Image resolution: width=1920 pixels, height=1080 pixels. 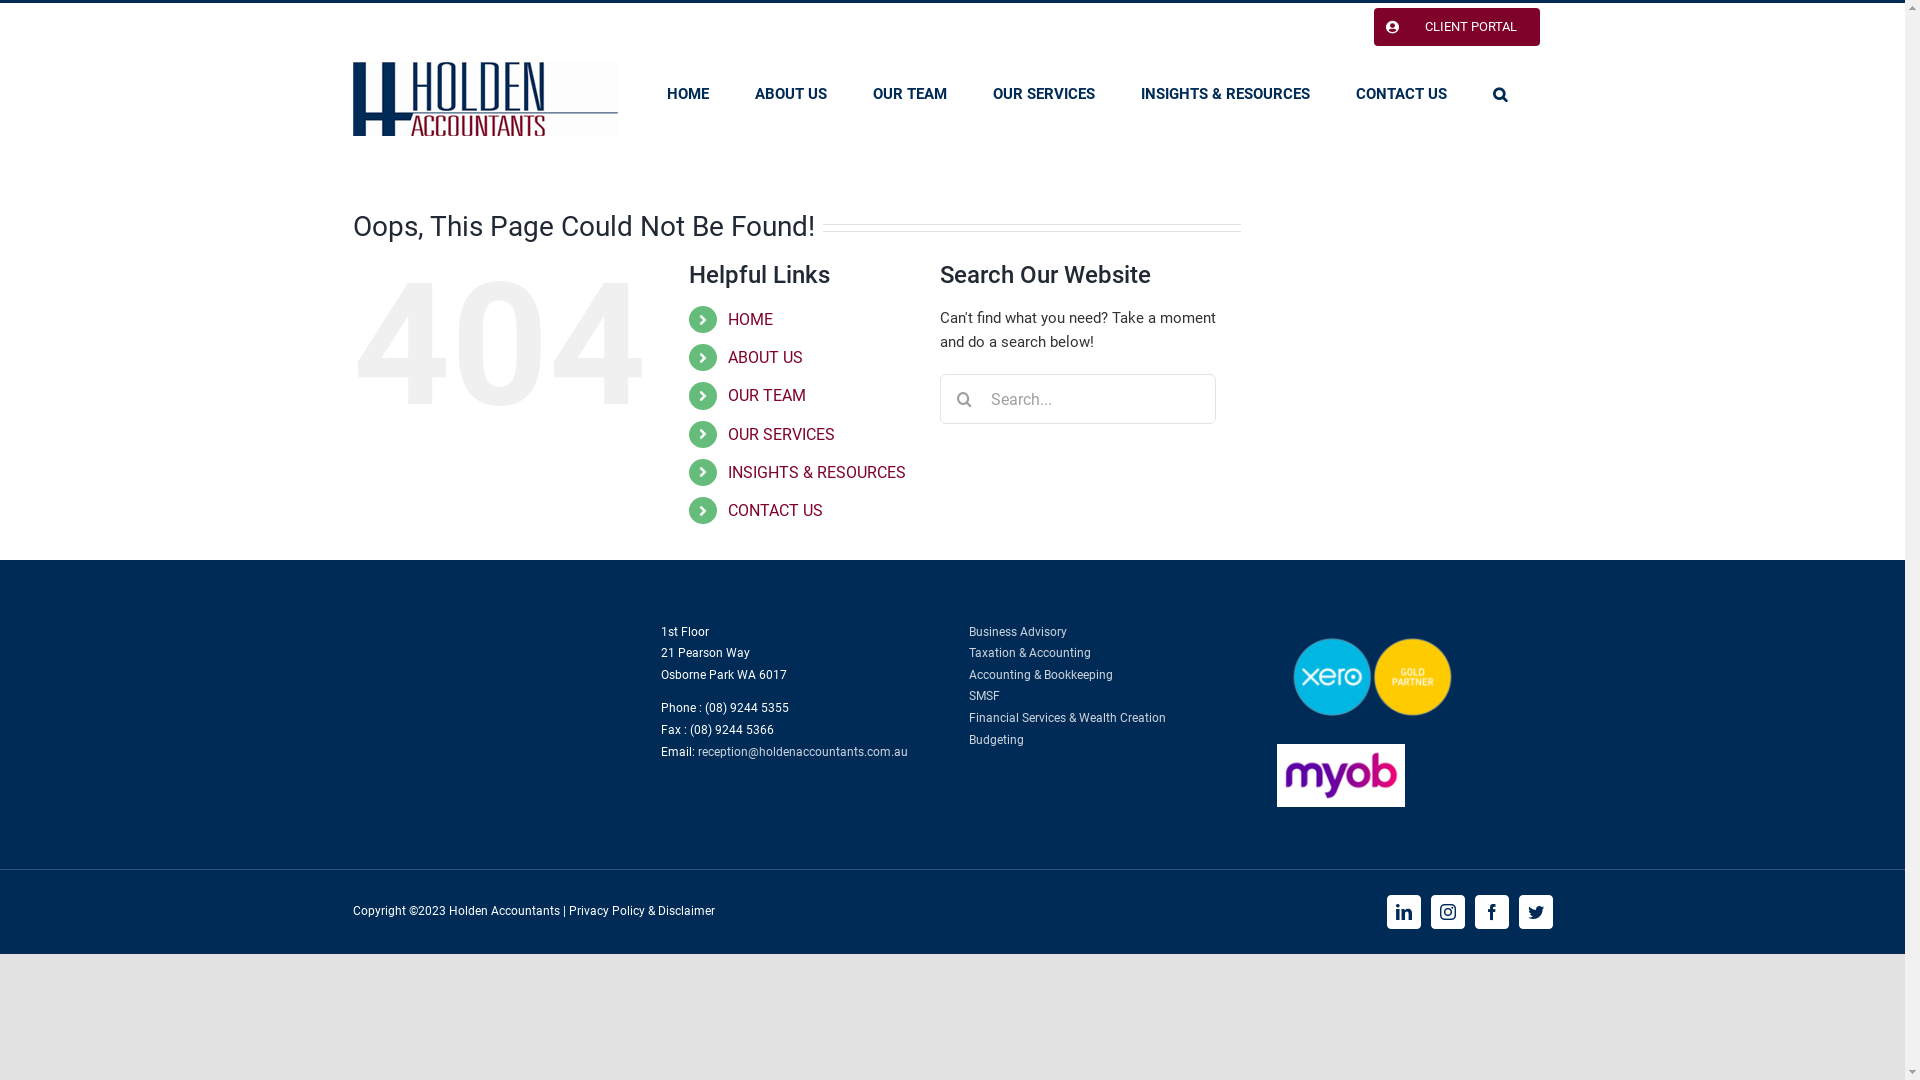 I want to click on 'SMSF', so click(x=983, y=694).